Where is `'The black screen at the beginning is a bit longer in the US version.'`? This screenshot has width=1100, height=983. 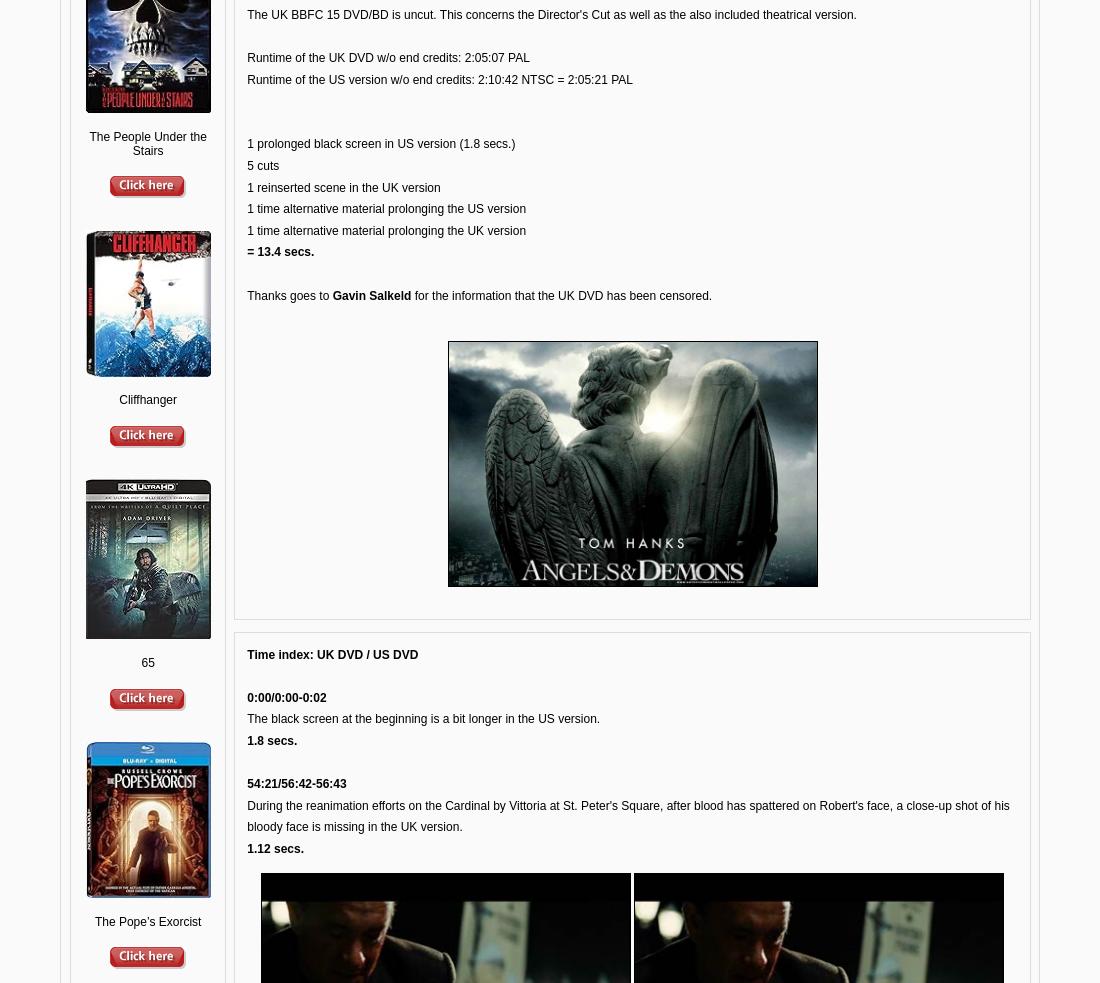 'The black screen at the beginning is a bit longer in the US version.' is located at coordinates (246, 717).